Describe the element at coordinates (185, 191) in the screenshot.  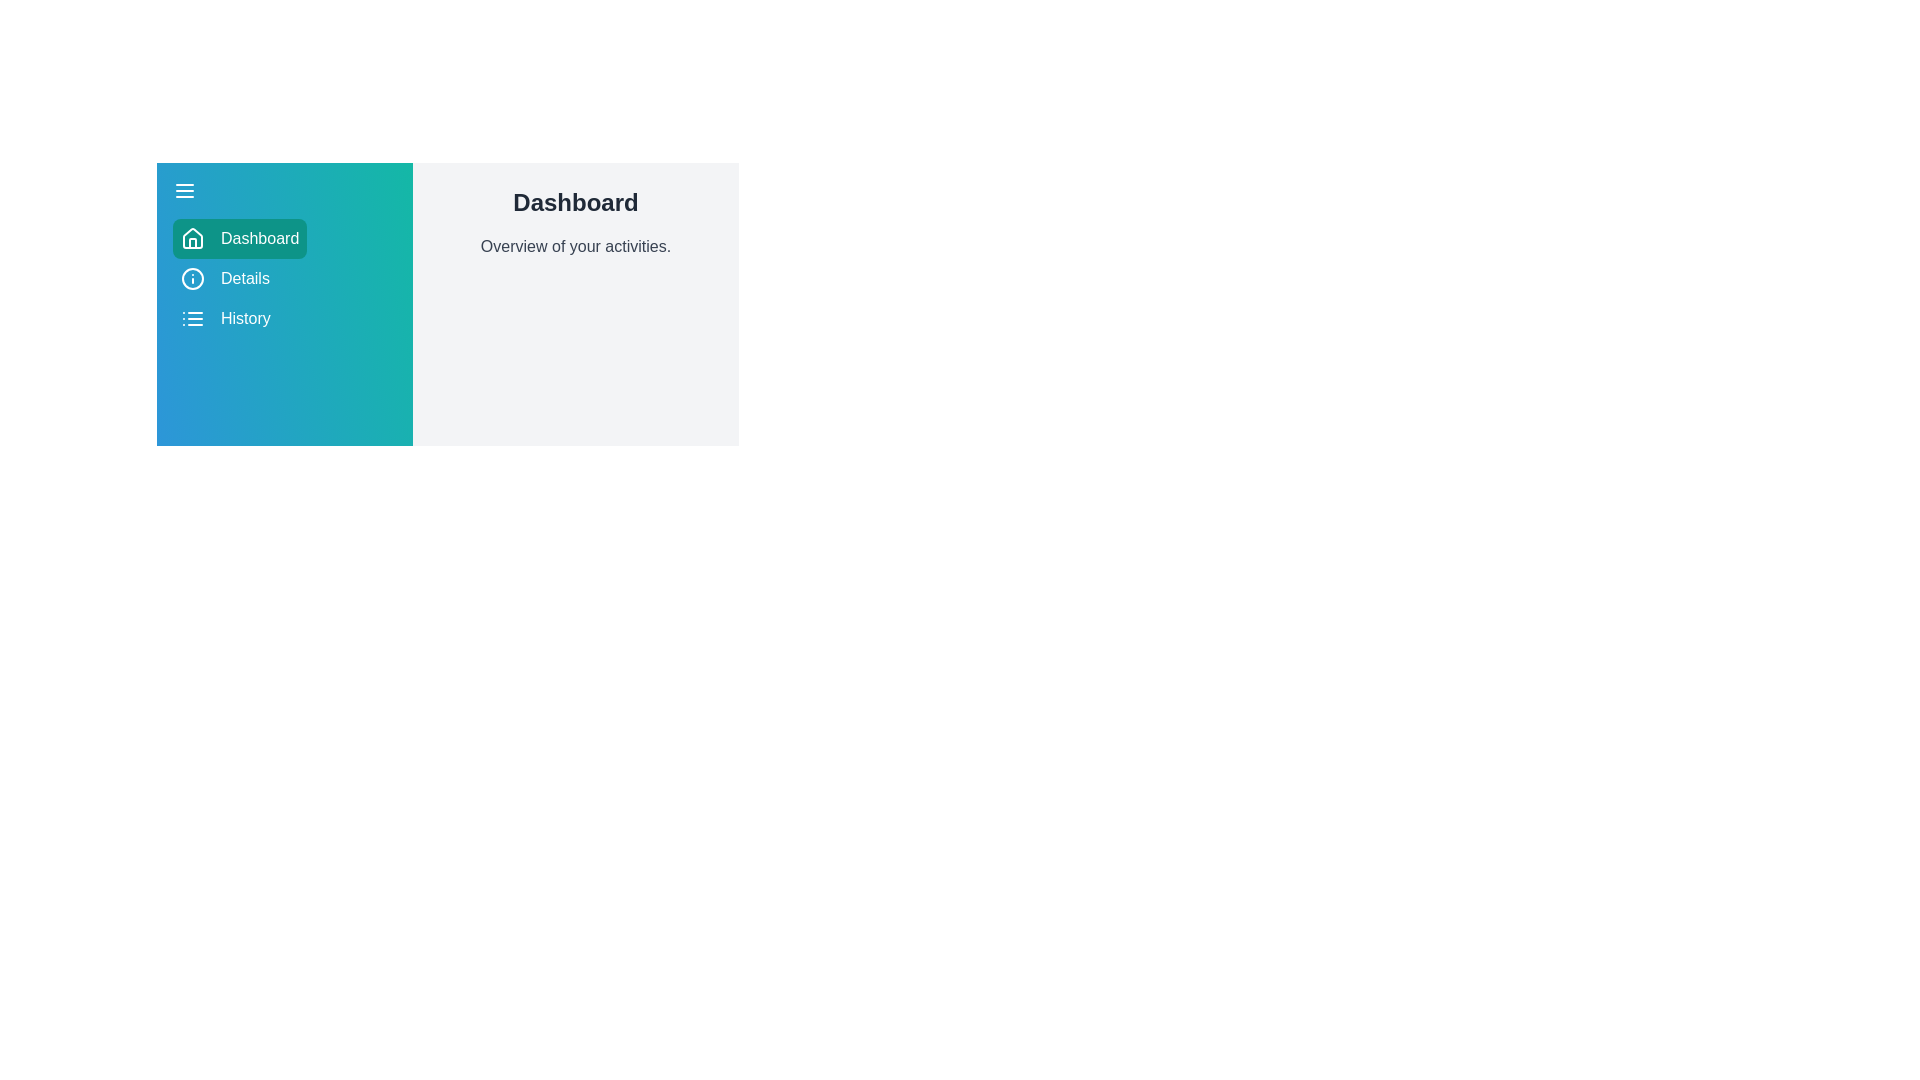
I see `toggle button to expand or collapse the sidebar` at that location.